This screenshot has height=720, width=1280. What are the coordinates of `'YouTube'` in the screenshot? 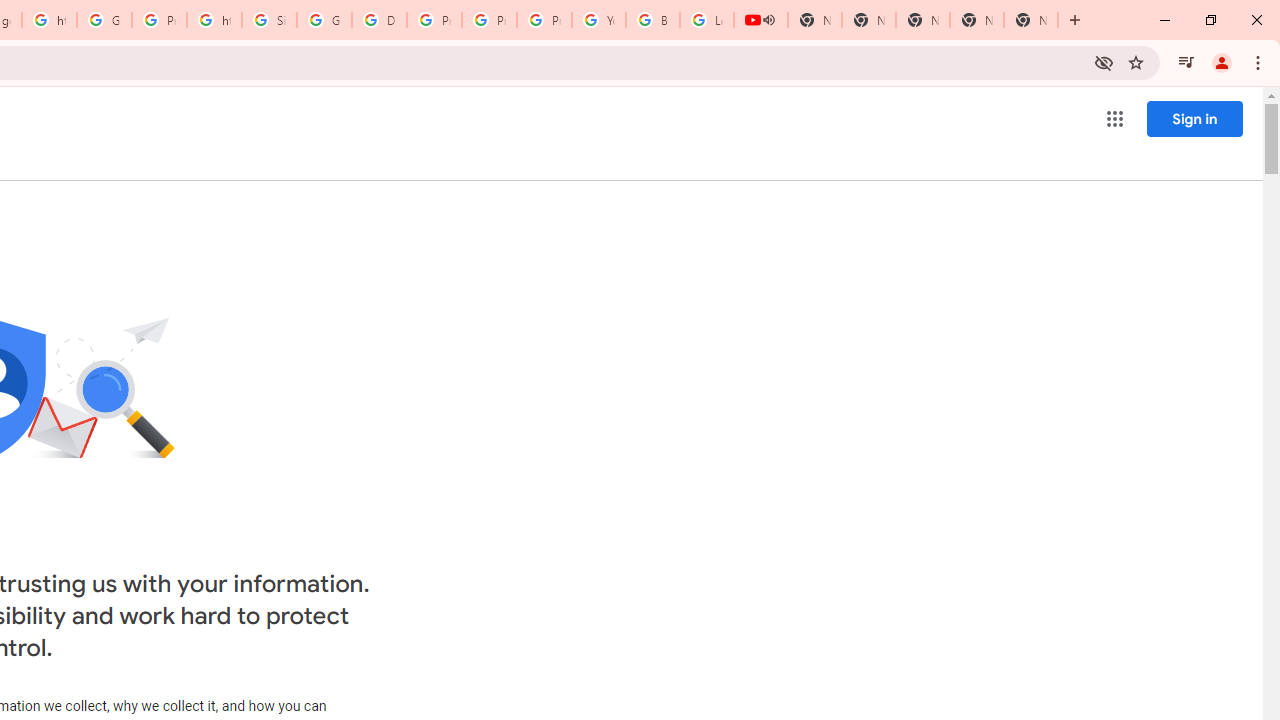 It's located at (598, 20).